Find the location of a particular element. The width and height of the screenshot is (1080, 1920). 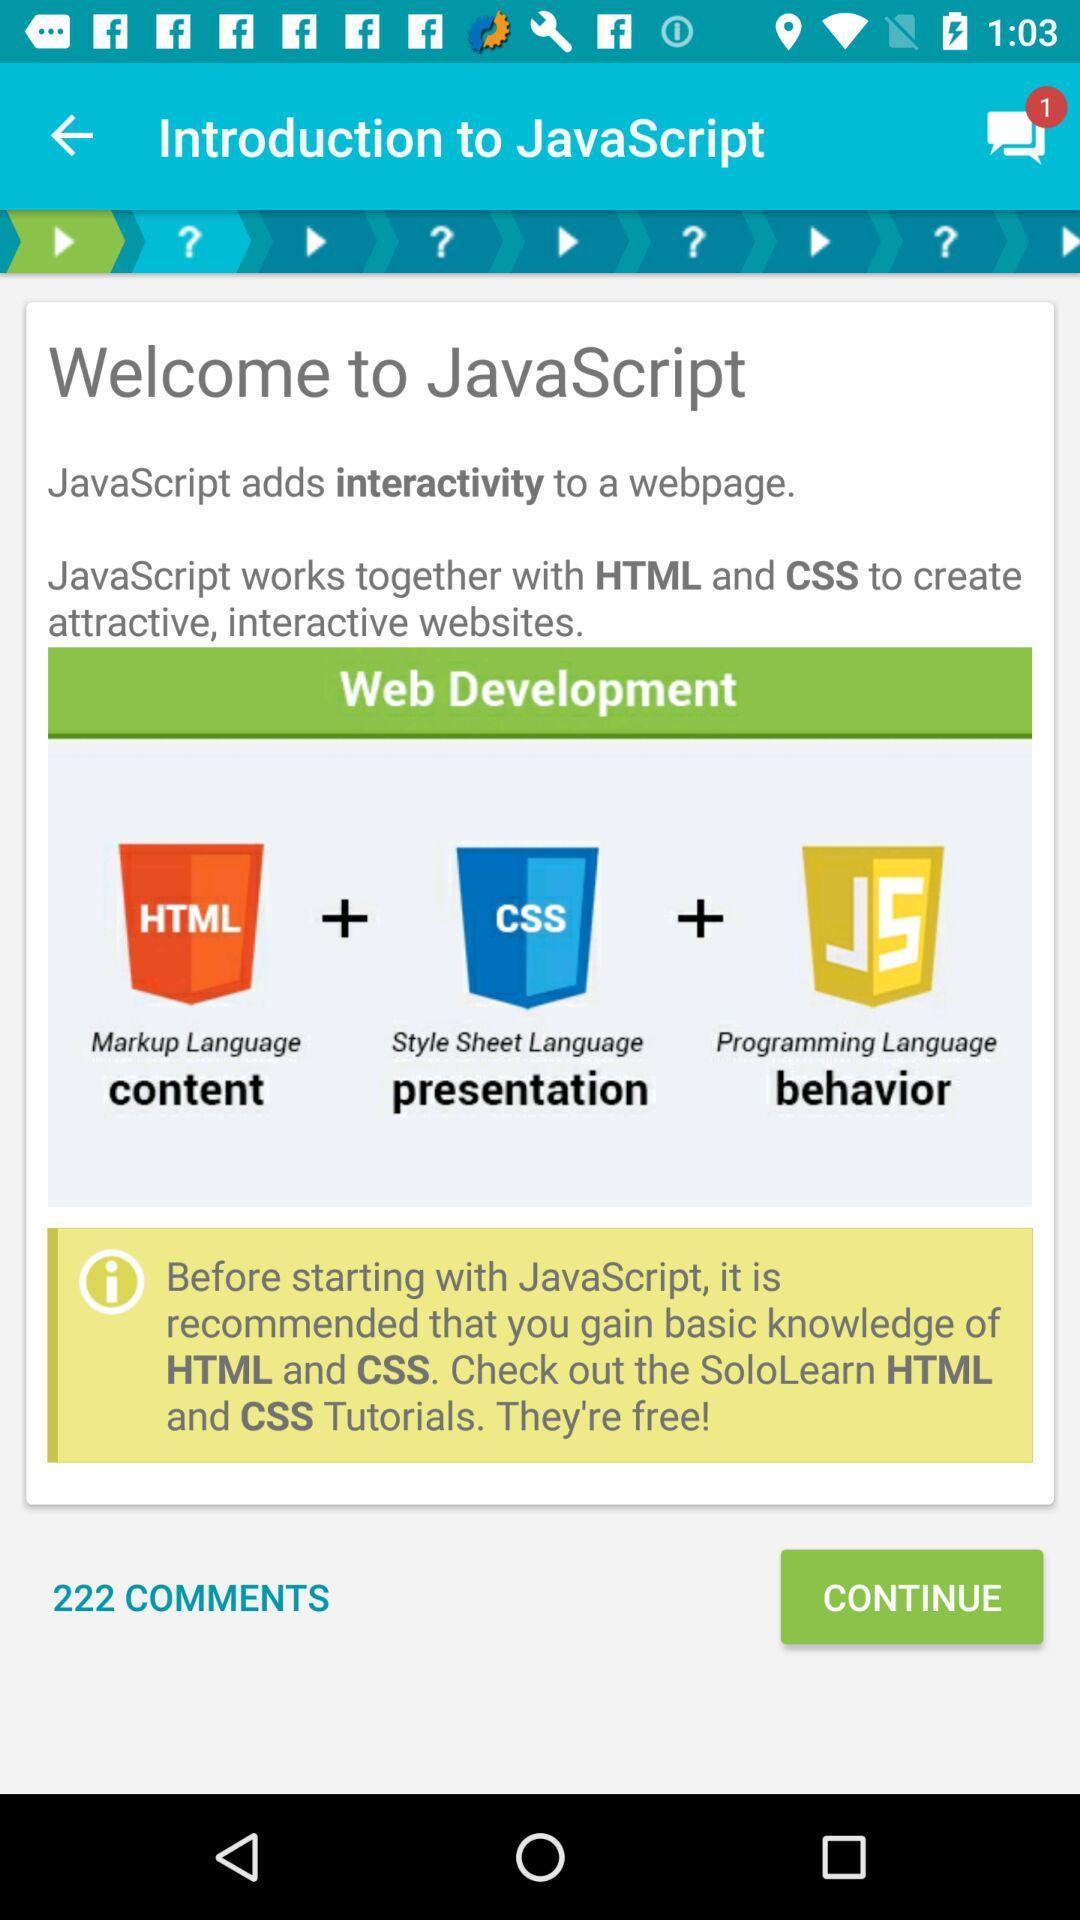

skip to button is located at coordinates (692, 240).